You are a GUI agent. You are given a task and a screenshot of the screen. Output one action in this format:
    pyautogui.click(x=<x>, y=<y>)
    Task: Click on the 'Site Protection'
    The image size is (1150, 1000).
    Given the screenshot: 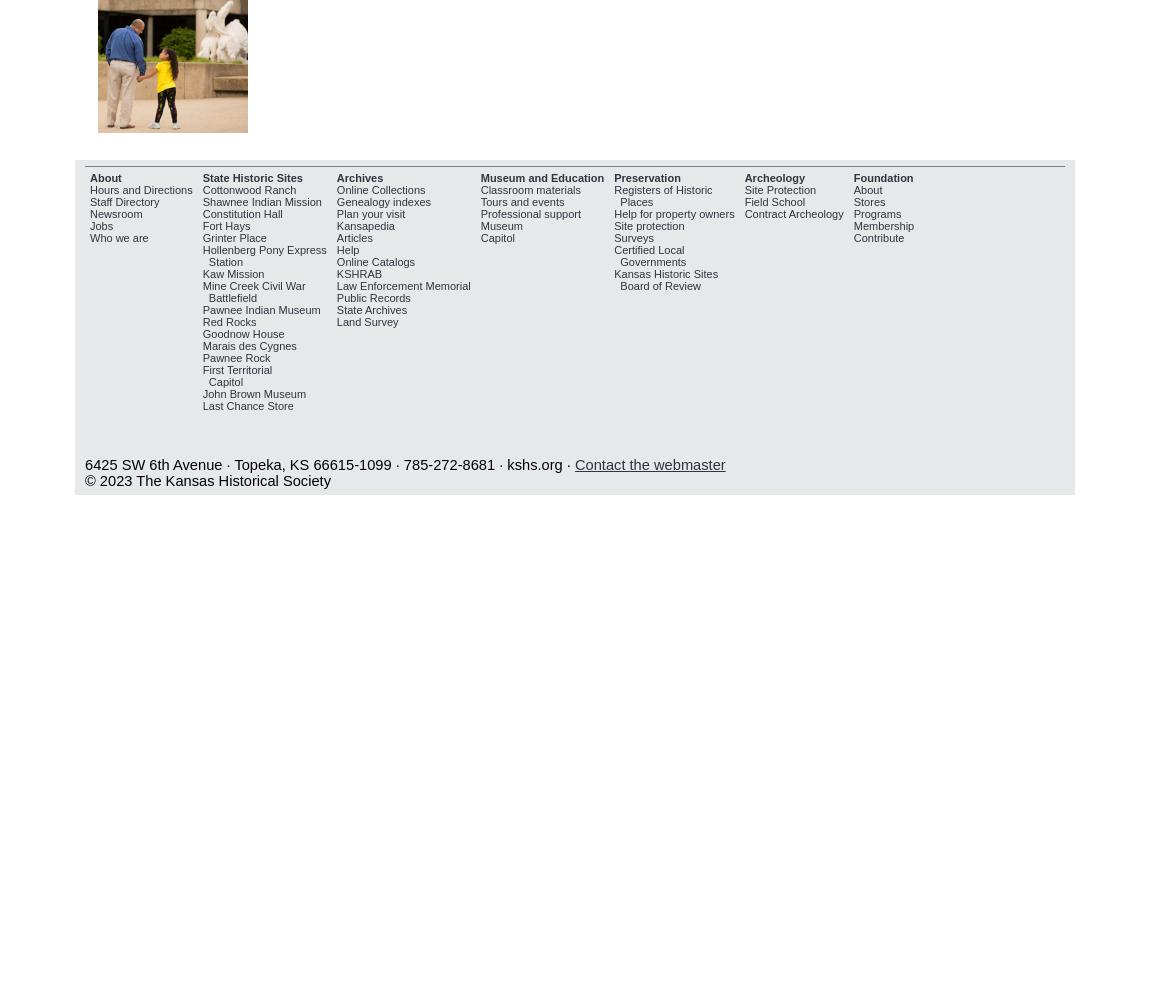 What is the action you would take?
    pyautogui.click(x=779, y=188)
    